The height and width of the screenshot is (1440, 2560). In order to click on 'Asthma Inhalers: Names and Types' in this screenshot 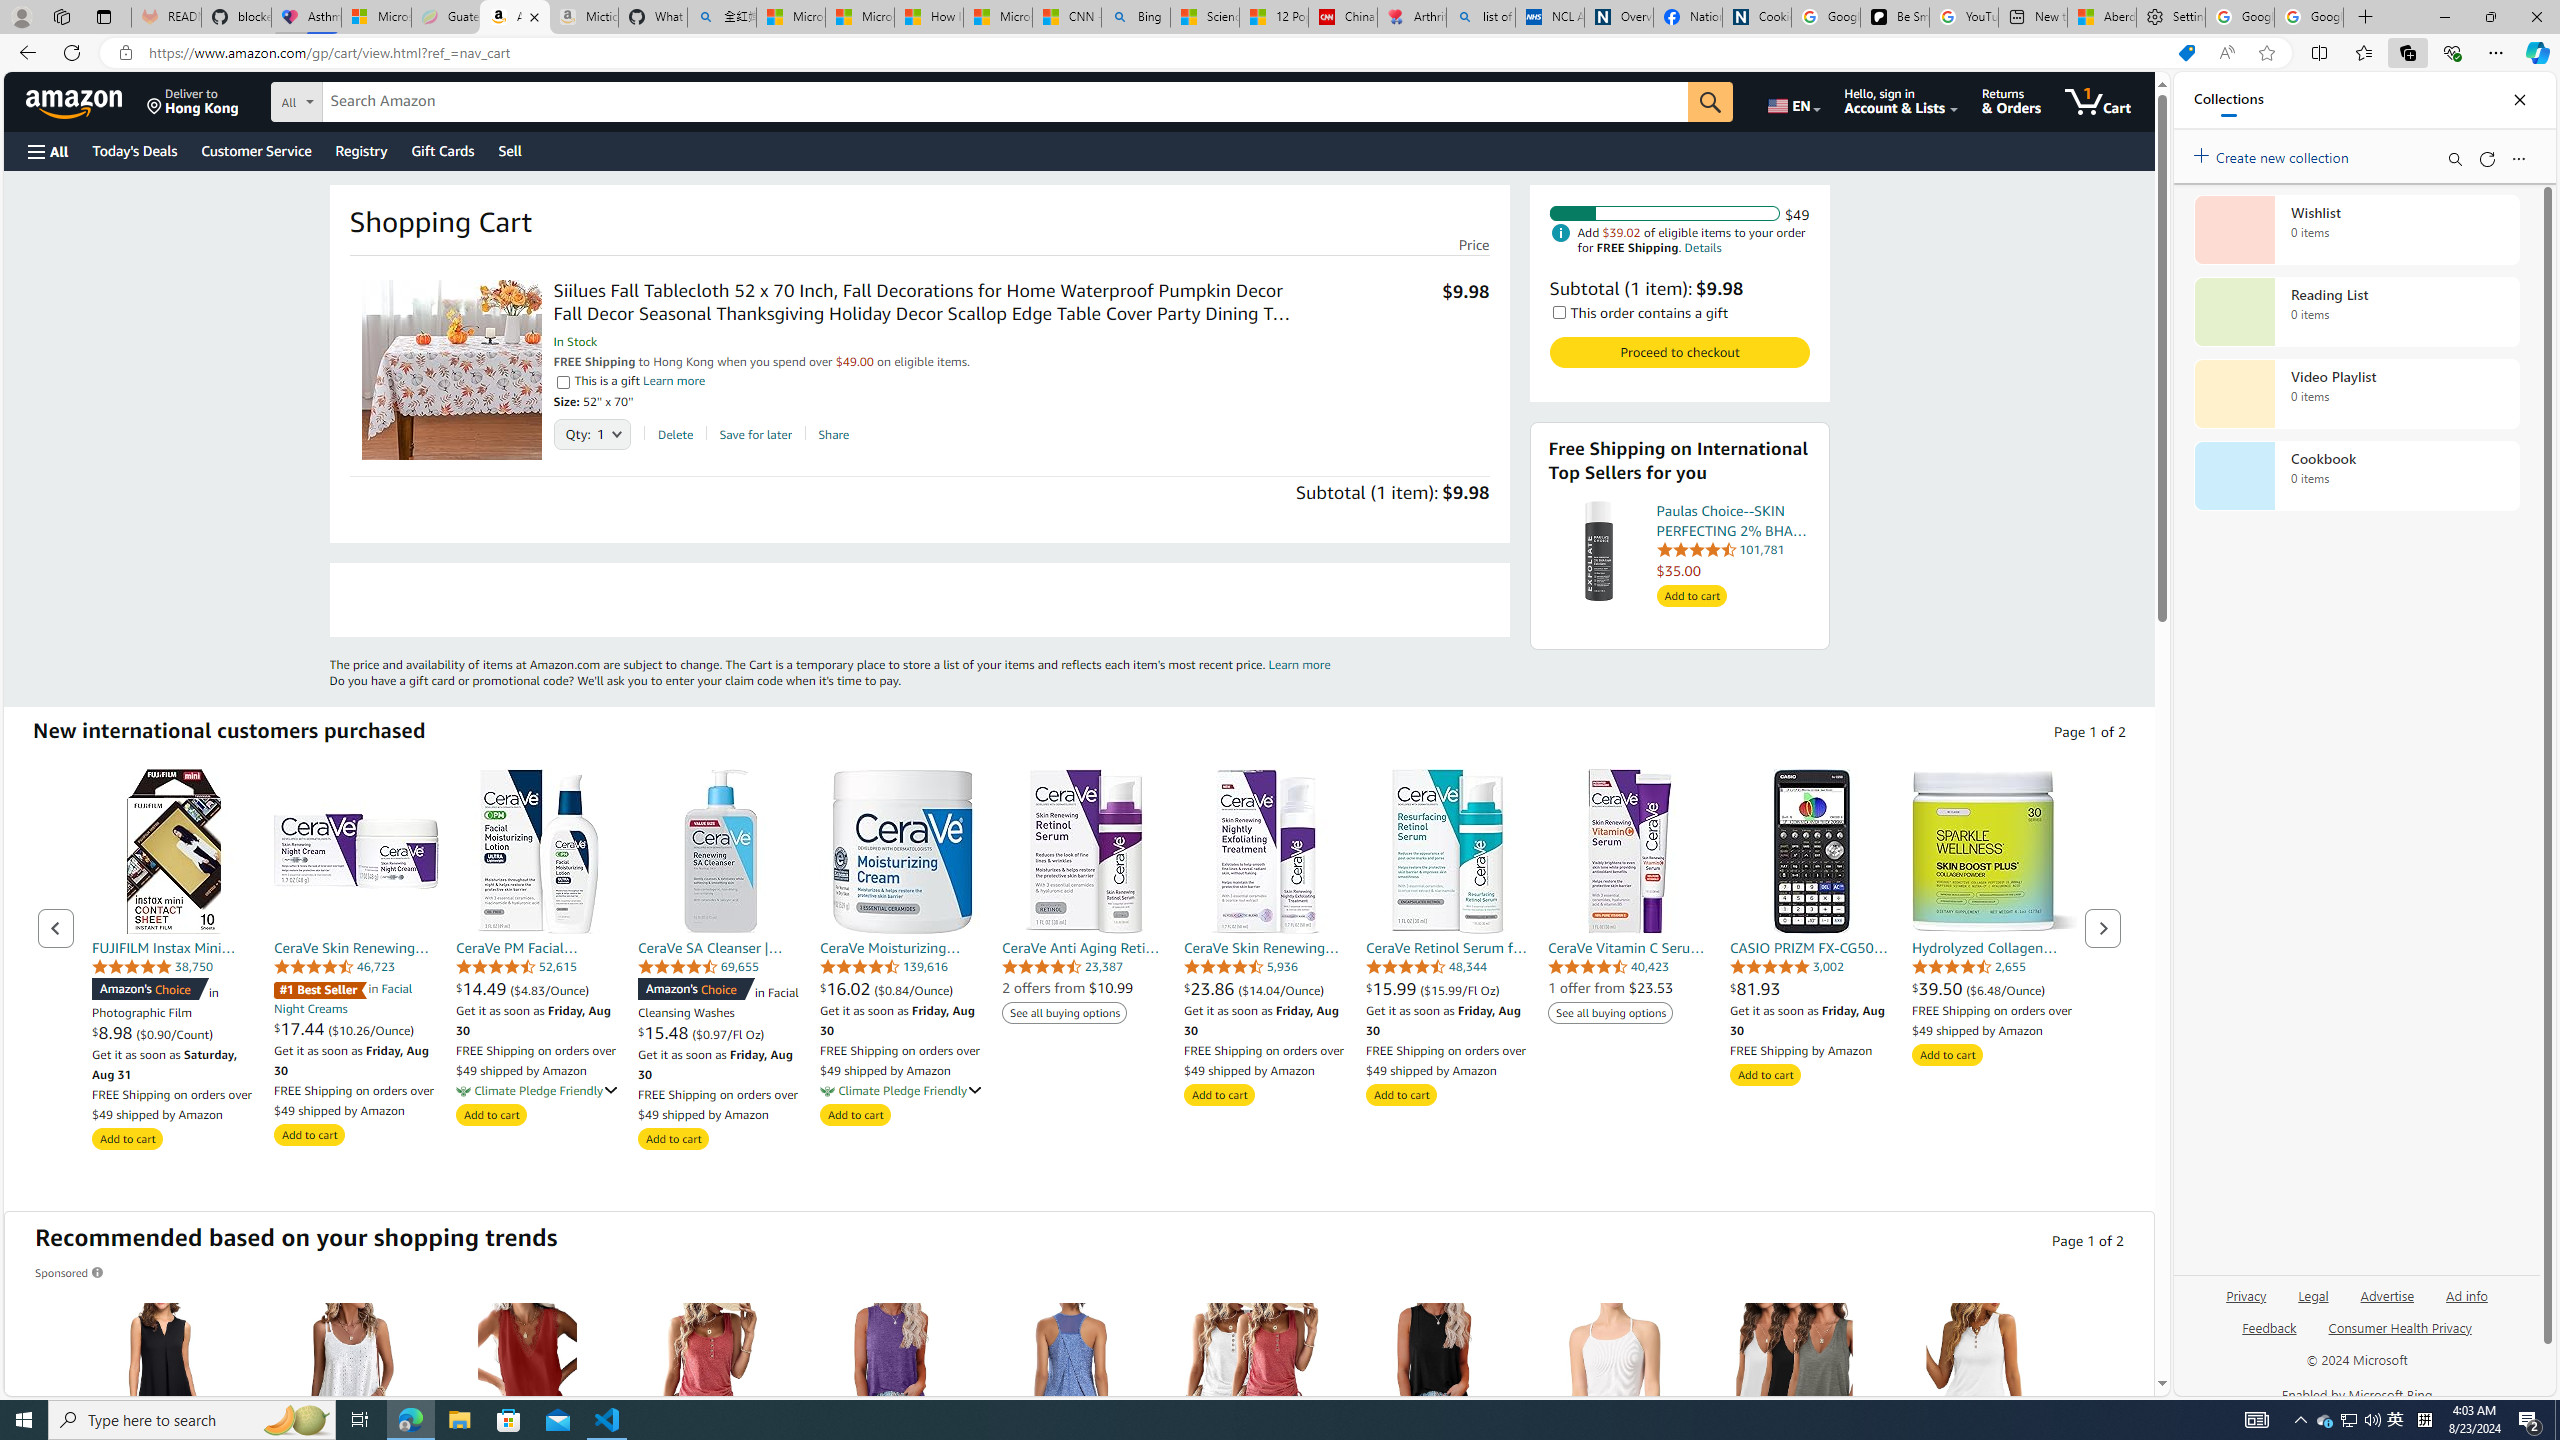, I will do `click(306, 16)`.